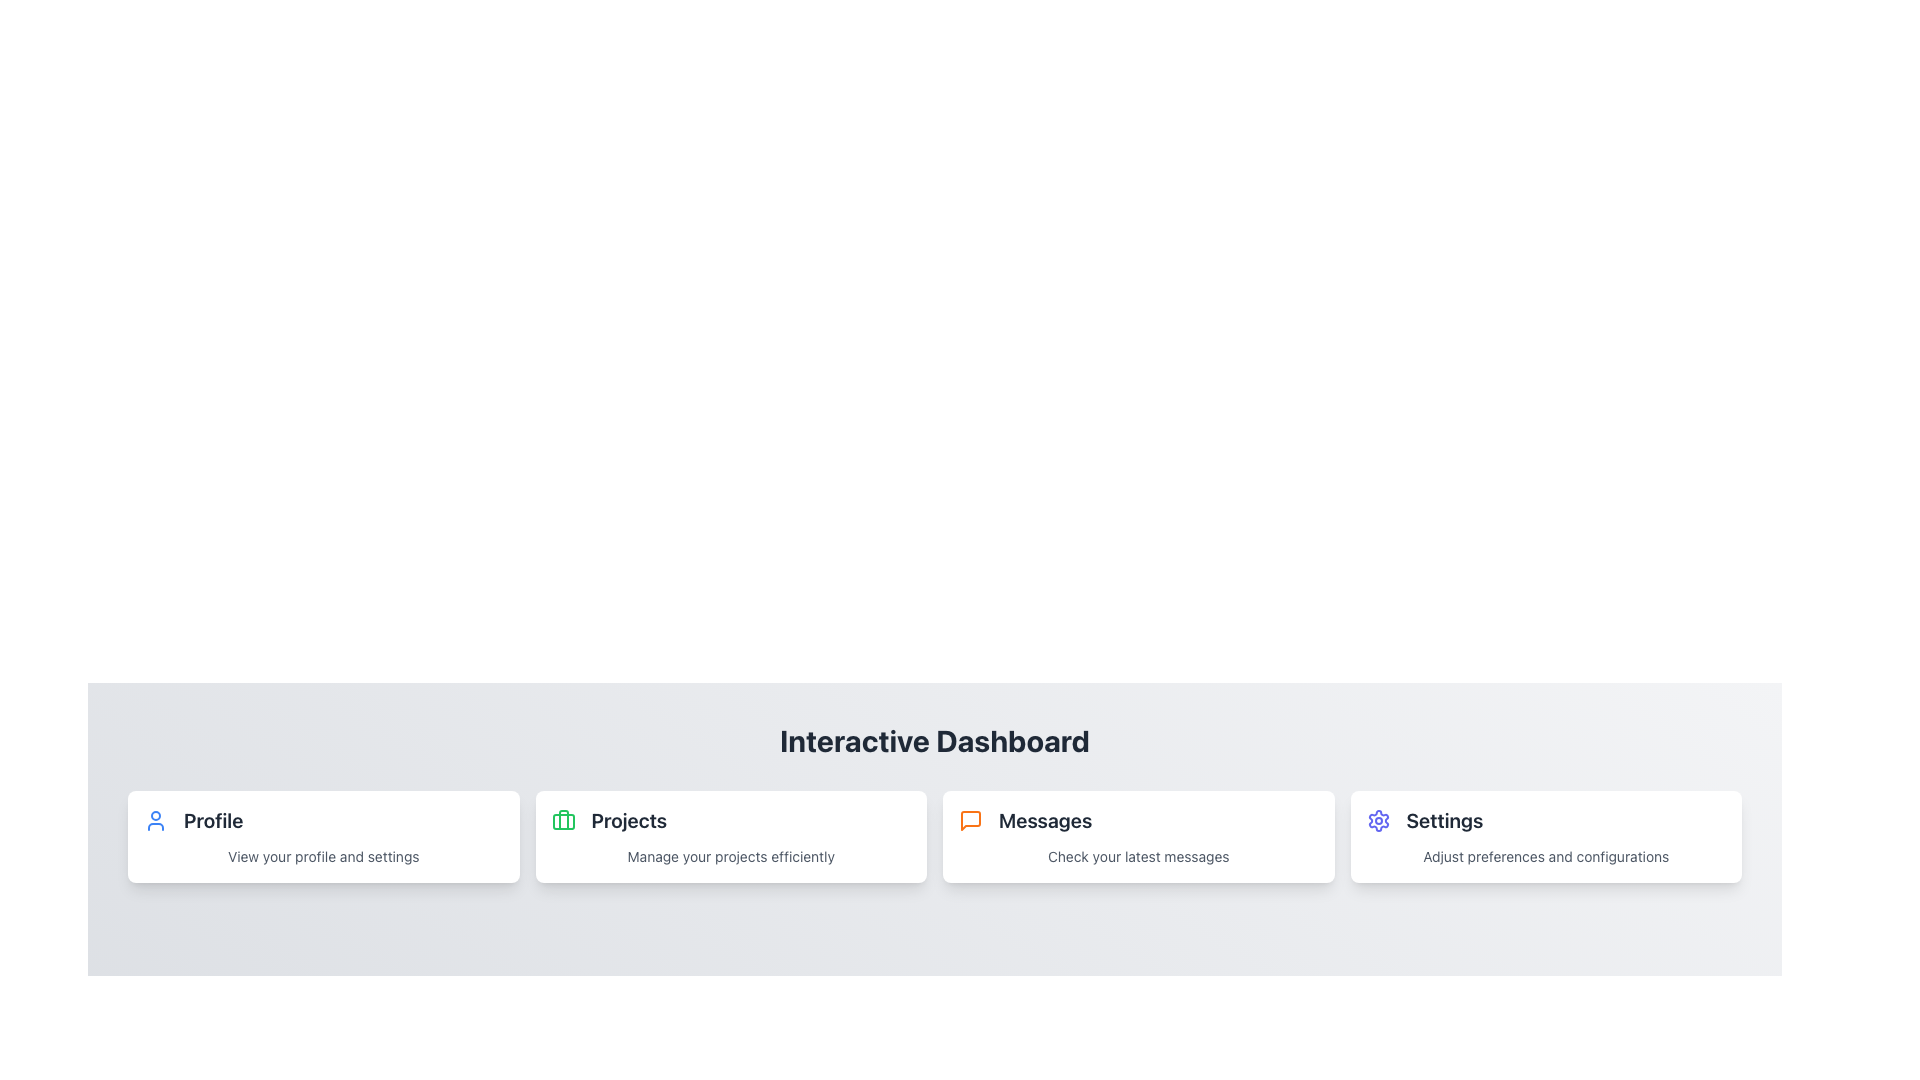 This screenshot has width=1920, height=1080. What do you see at coordinates (323, 855) in the screenshot?
I see `static text label providing information about the 'Profile' section, located at the bottom of the 'Profile' card on the left side of the interface` at bounding box center [323, 855].